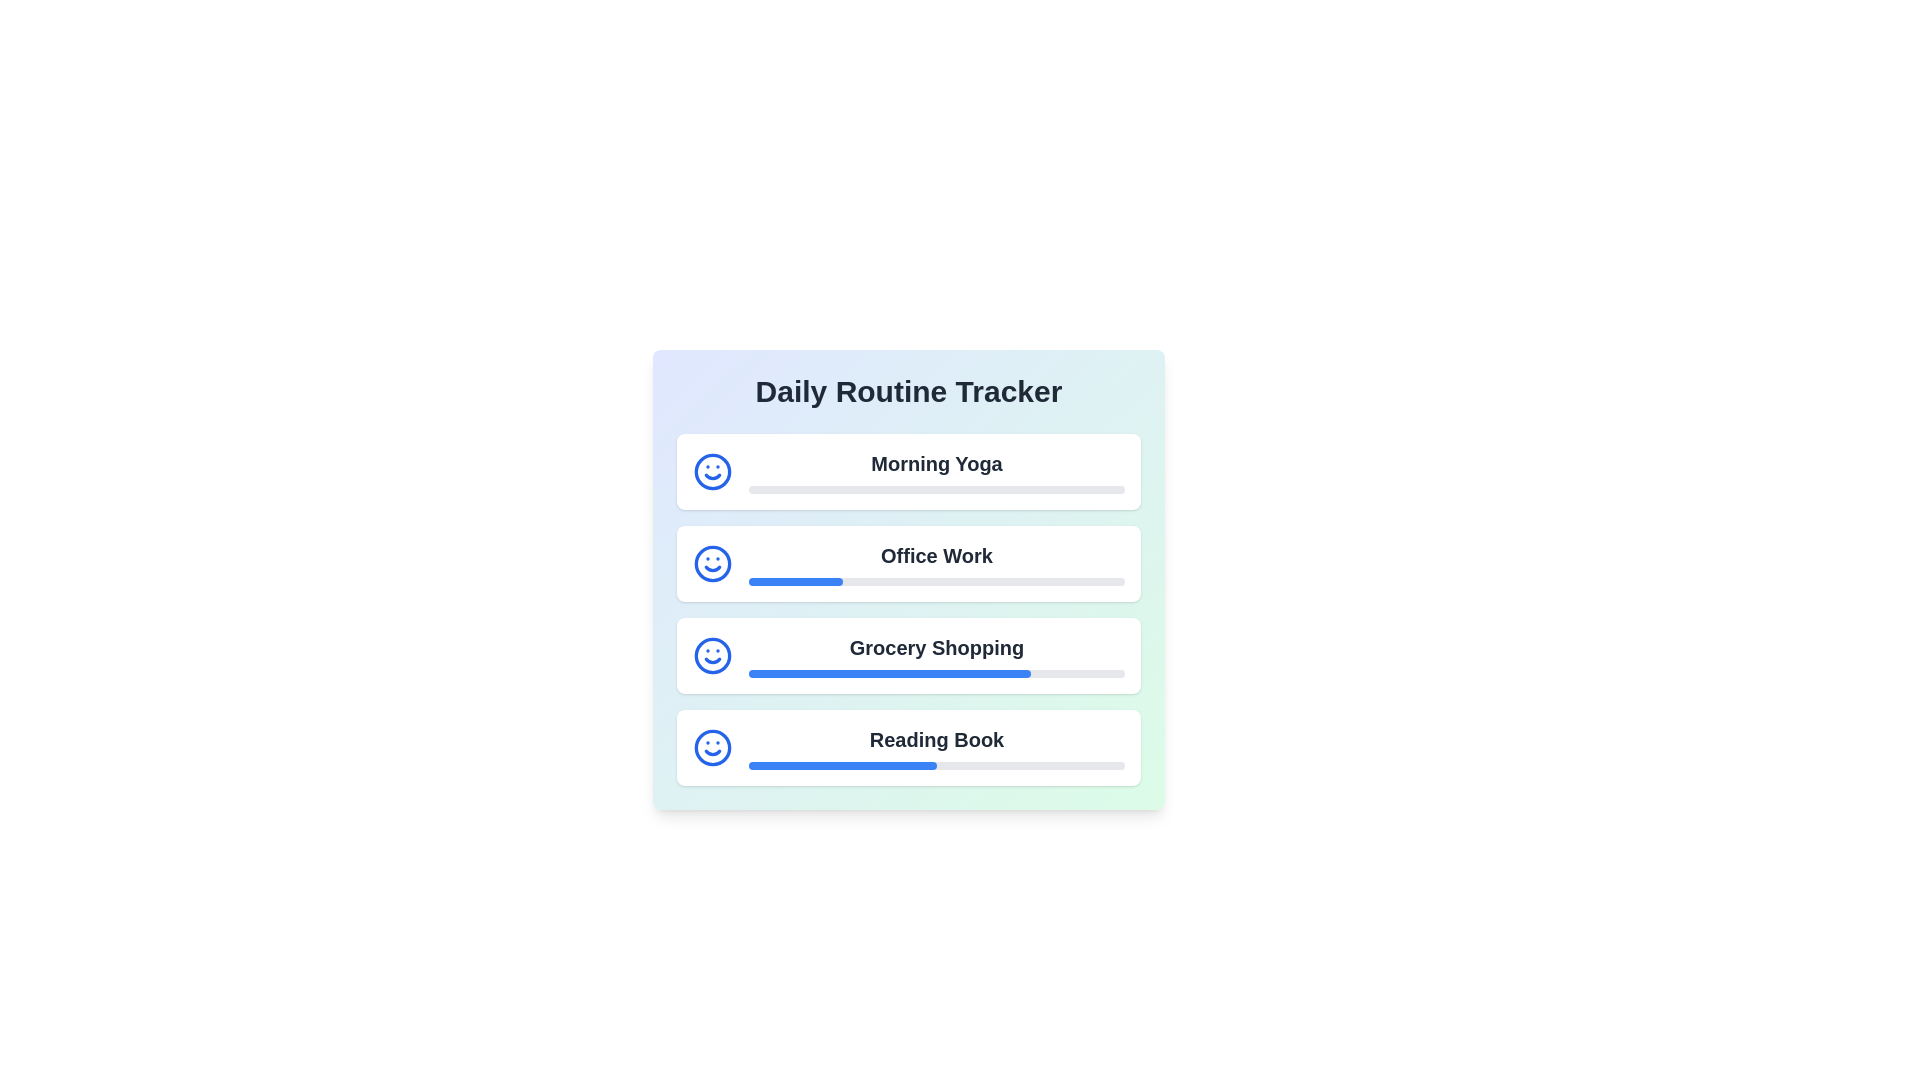 Image resolution: width=1920 pixels, height=1080 pixels. Describe the element at coordinates (907, 471) in the screenshot. I see `the routine item Morning Yoga to see additional information` at that location.